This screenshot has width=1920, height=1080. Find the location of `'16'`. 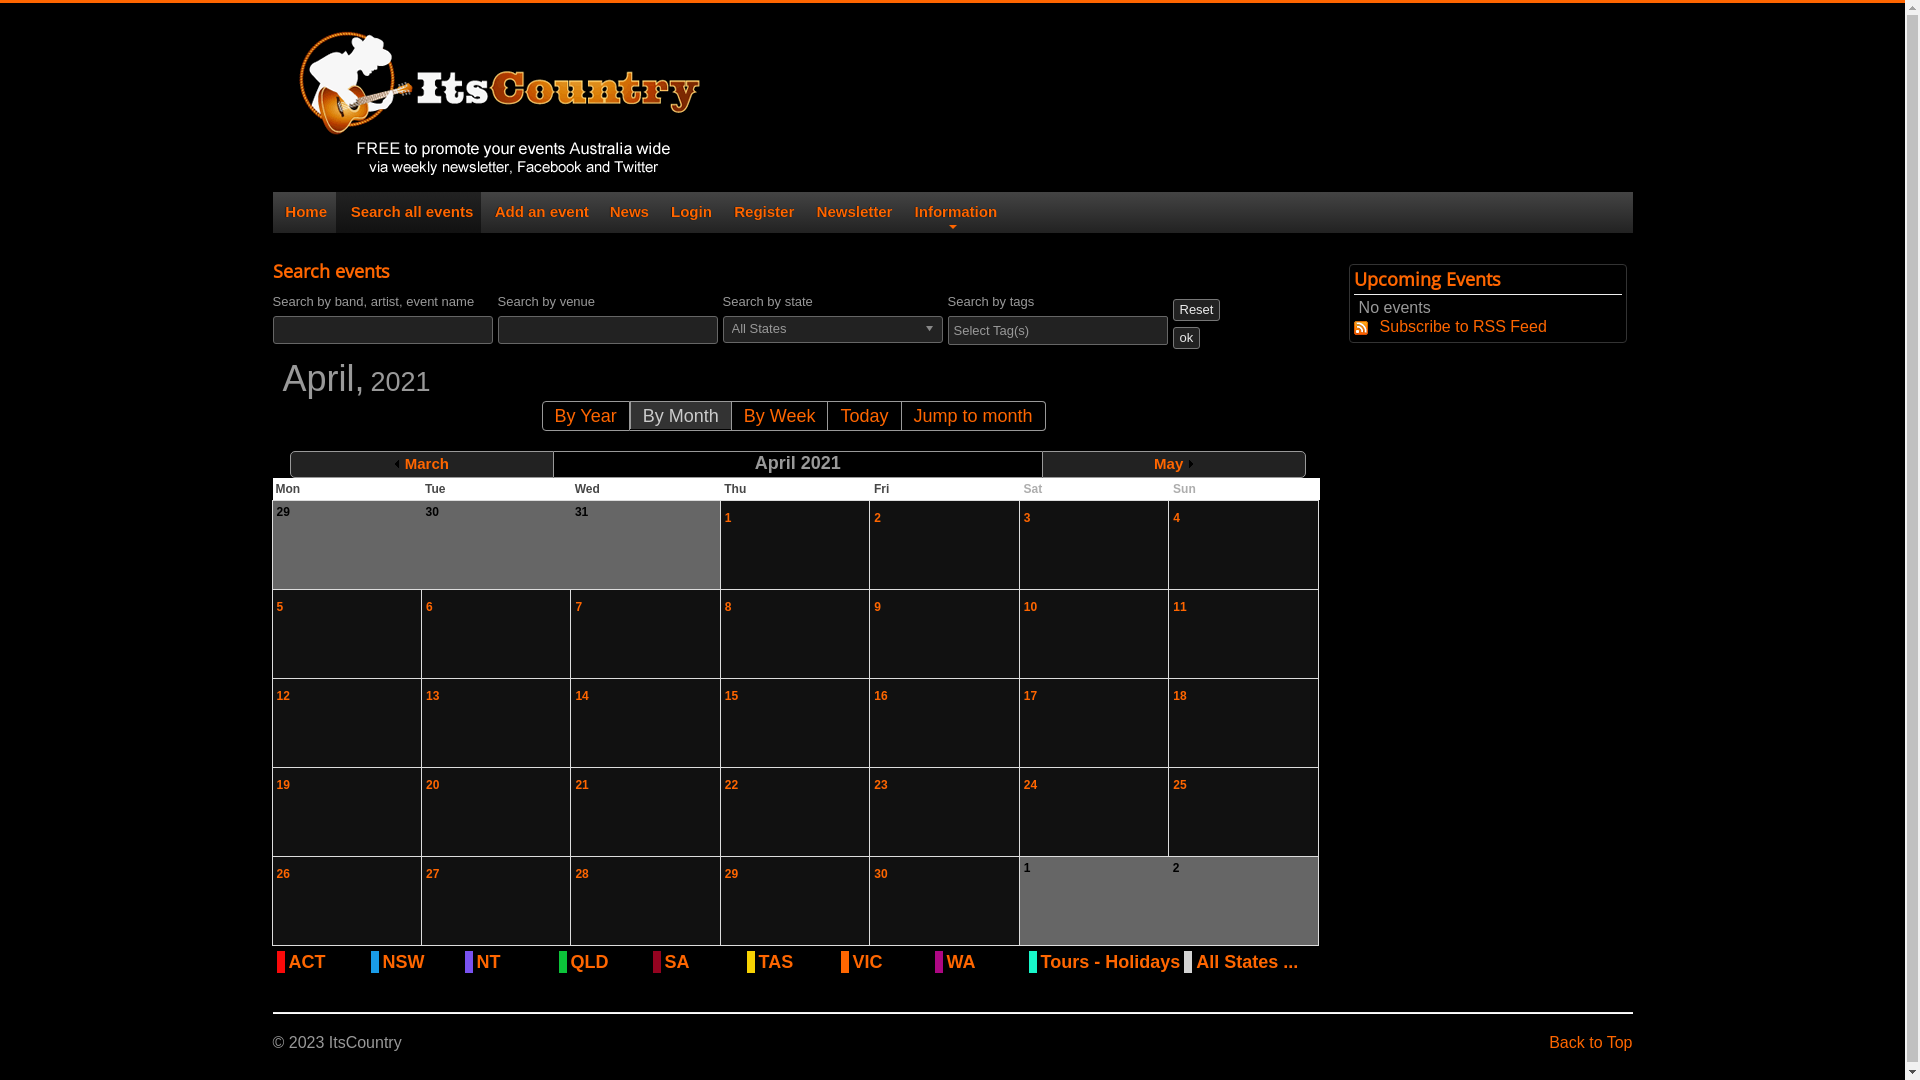

'16' is located at coordinates (880, 694).